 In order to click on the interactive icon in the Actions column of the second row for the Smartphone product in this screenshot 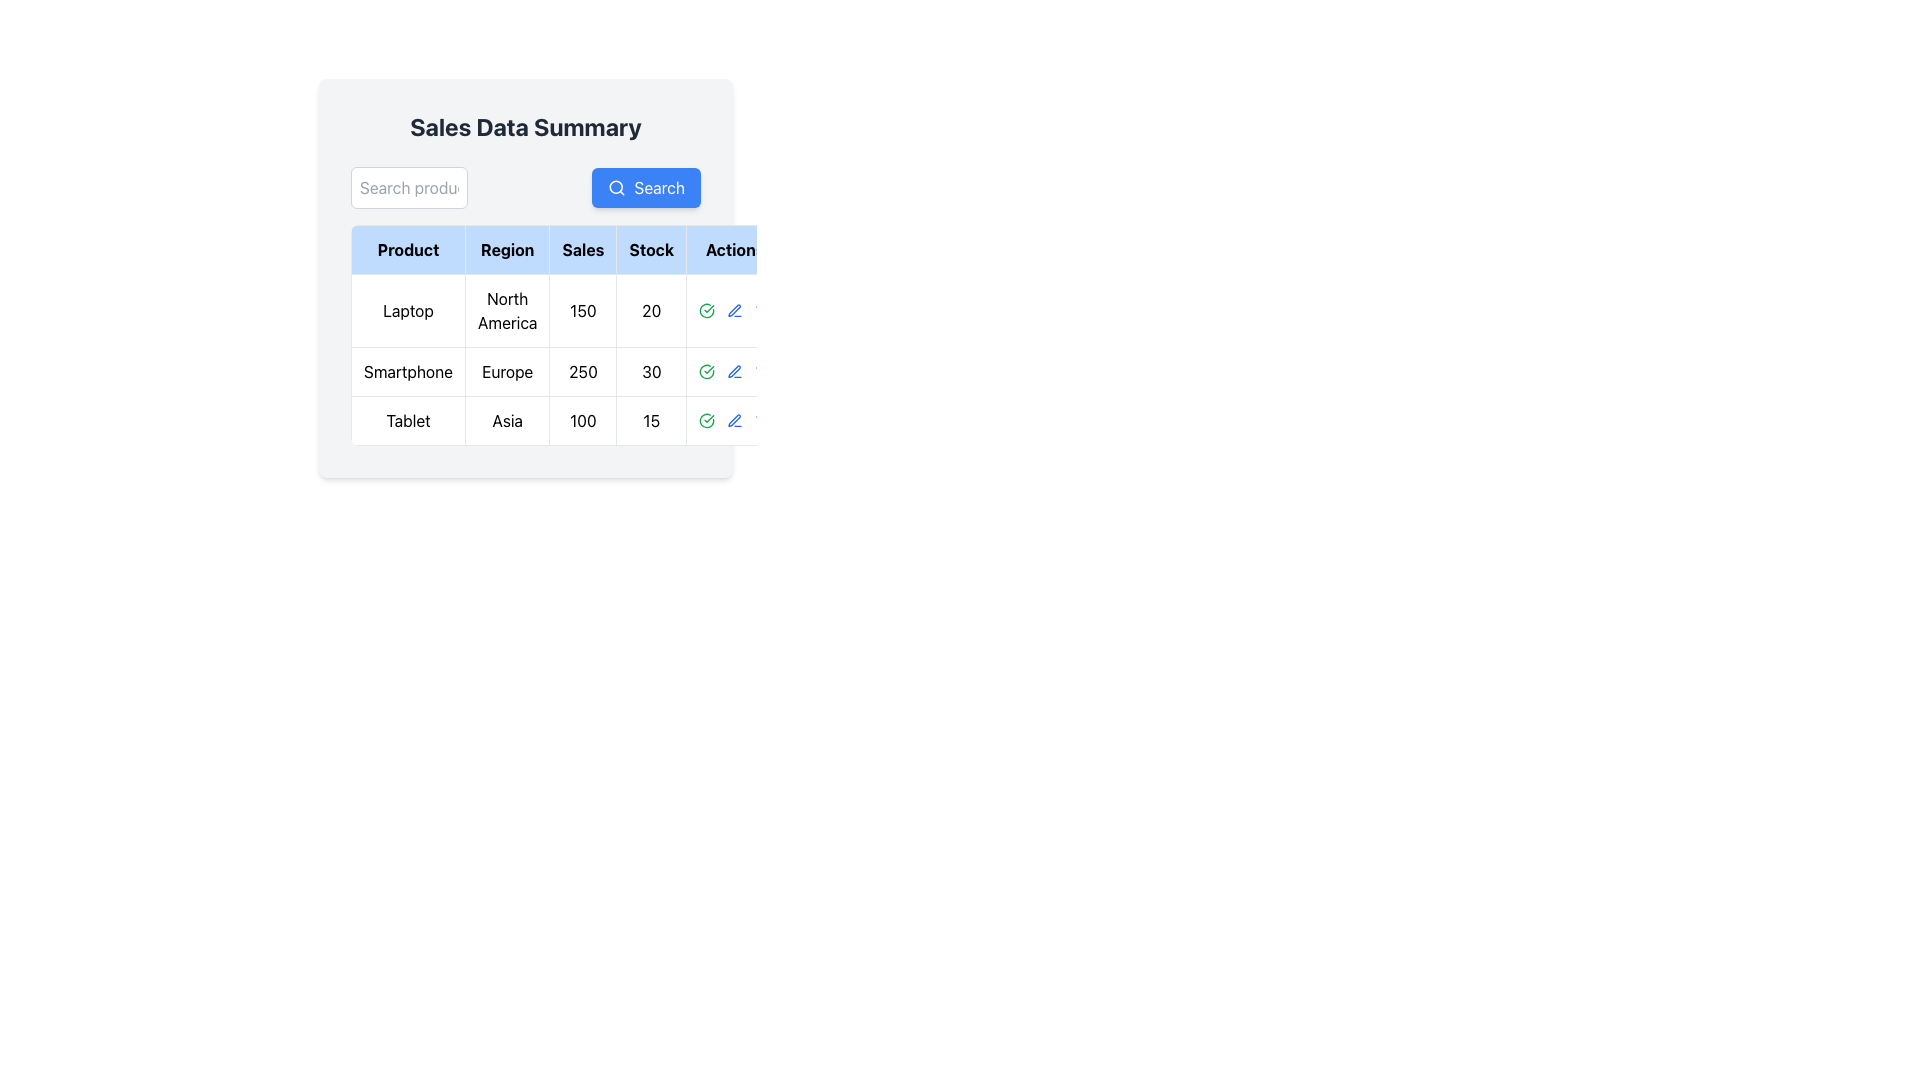, I will do `click(707, 371)`.